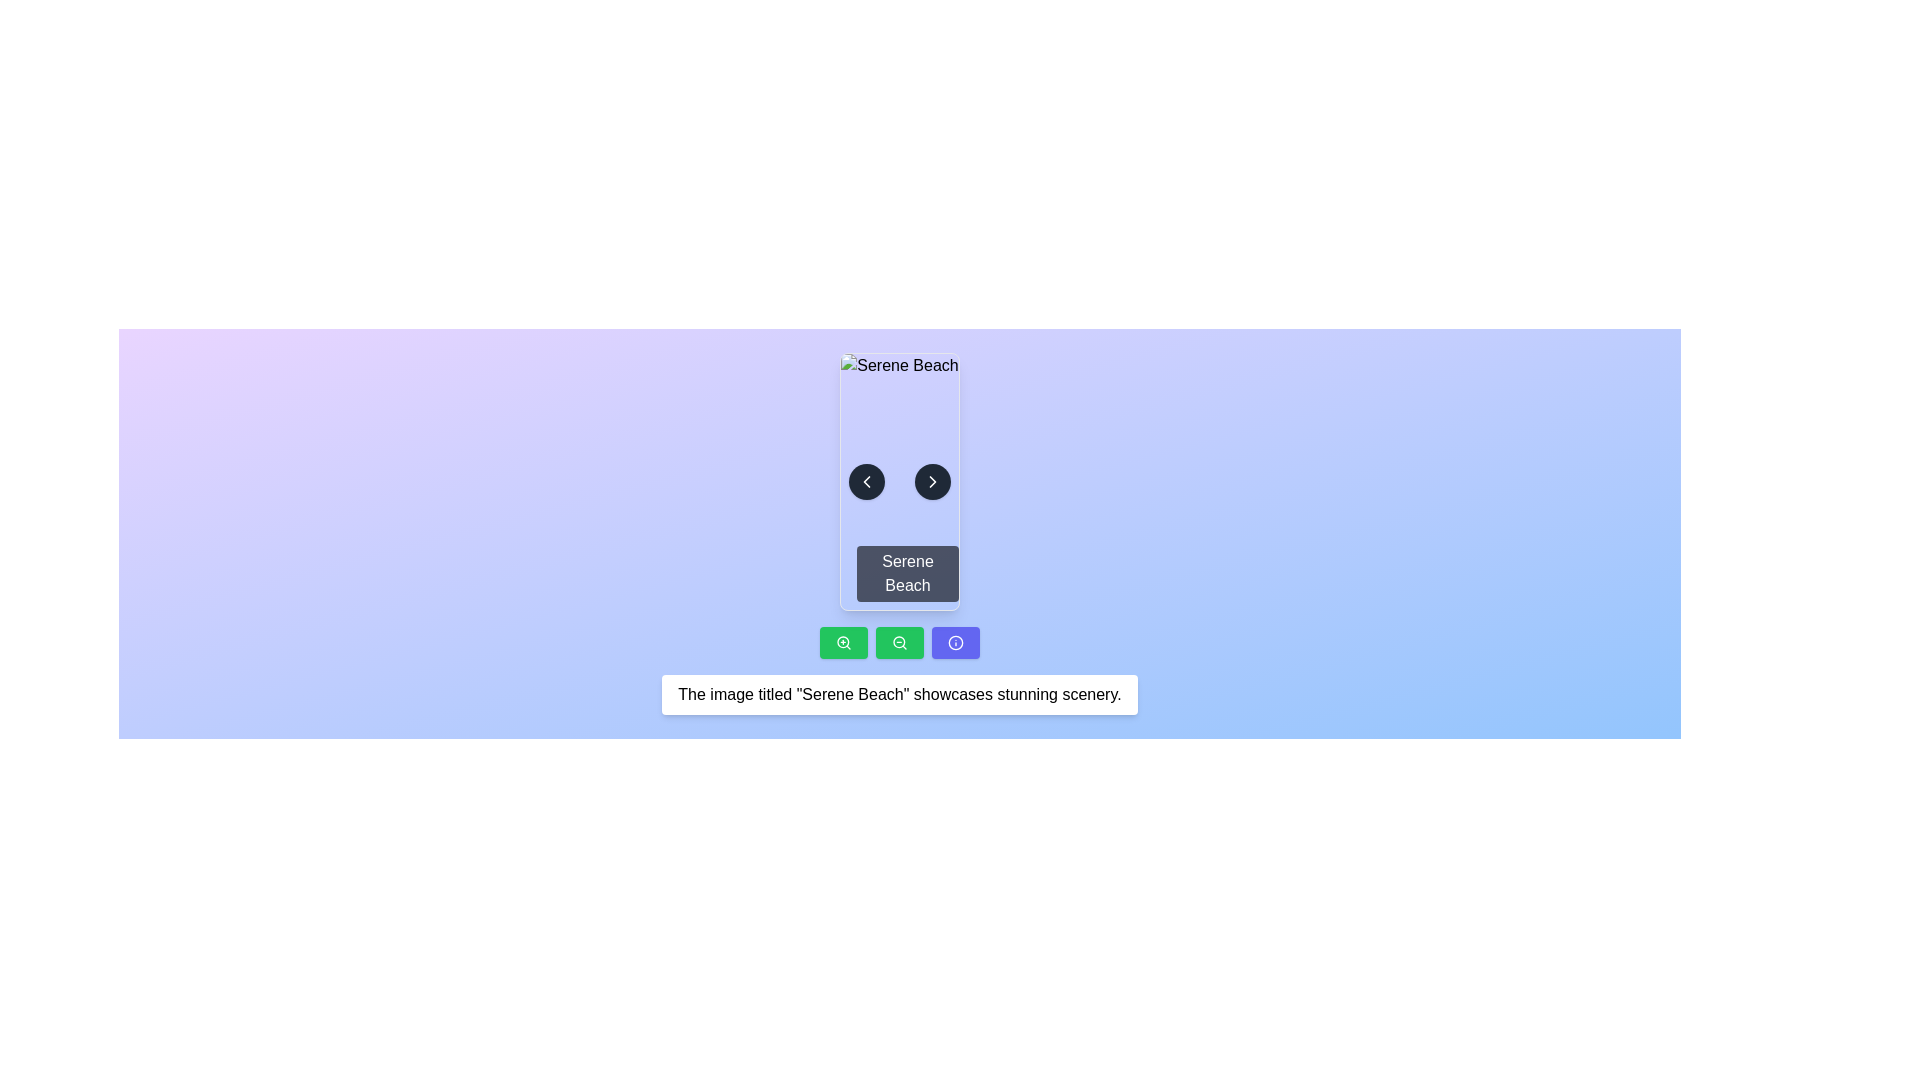 The image size is (1920, 1080). I want to click on the button located, so click(867, 482).